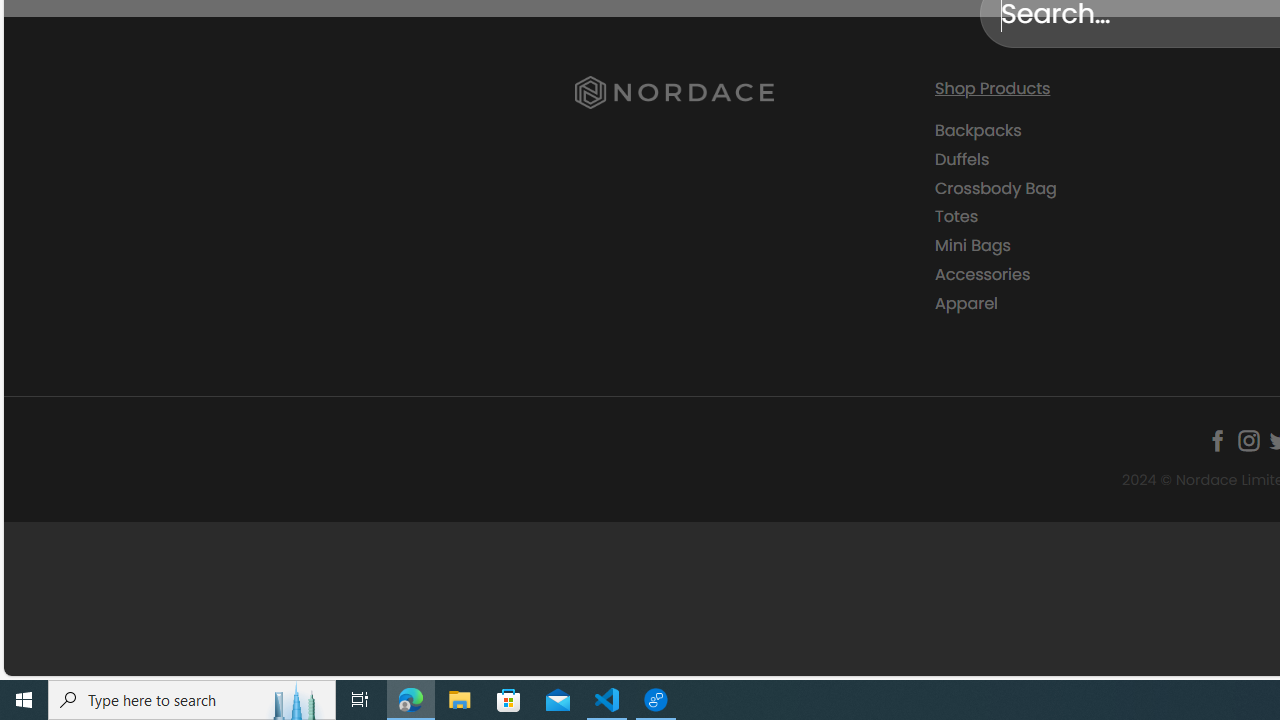 The height and width of the screenshot is (720, 1280). I want to click on 'Apparel', so click(1098, 303).